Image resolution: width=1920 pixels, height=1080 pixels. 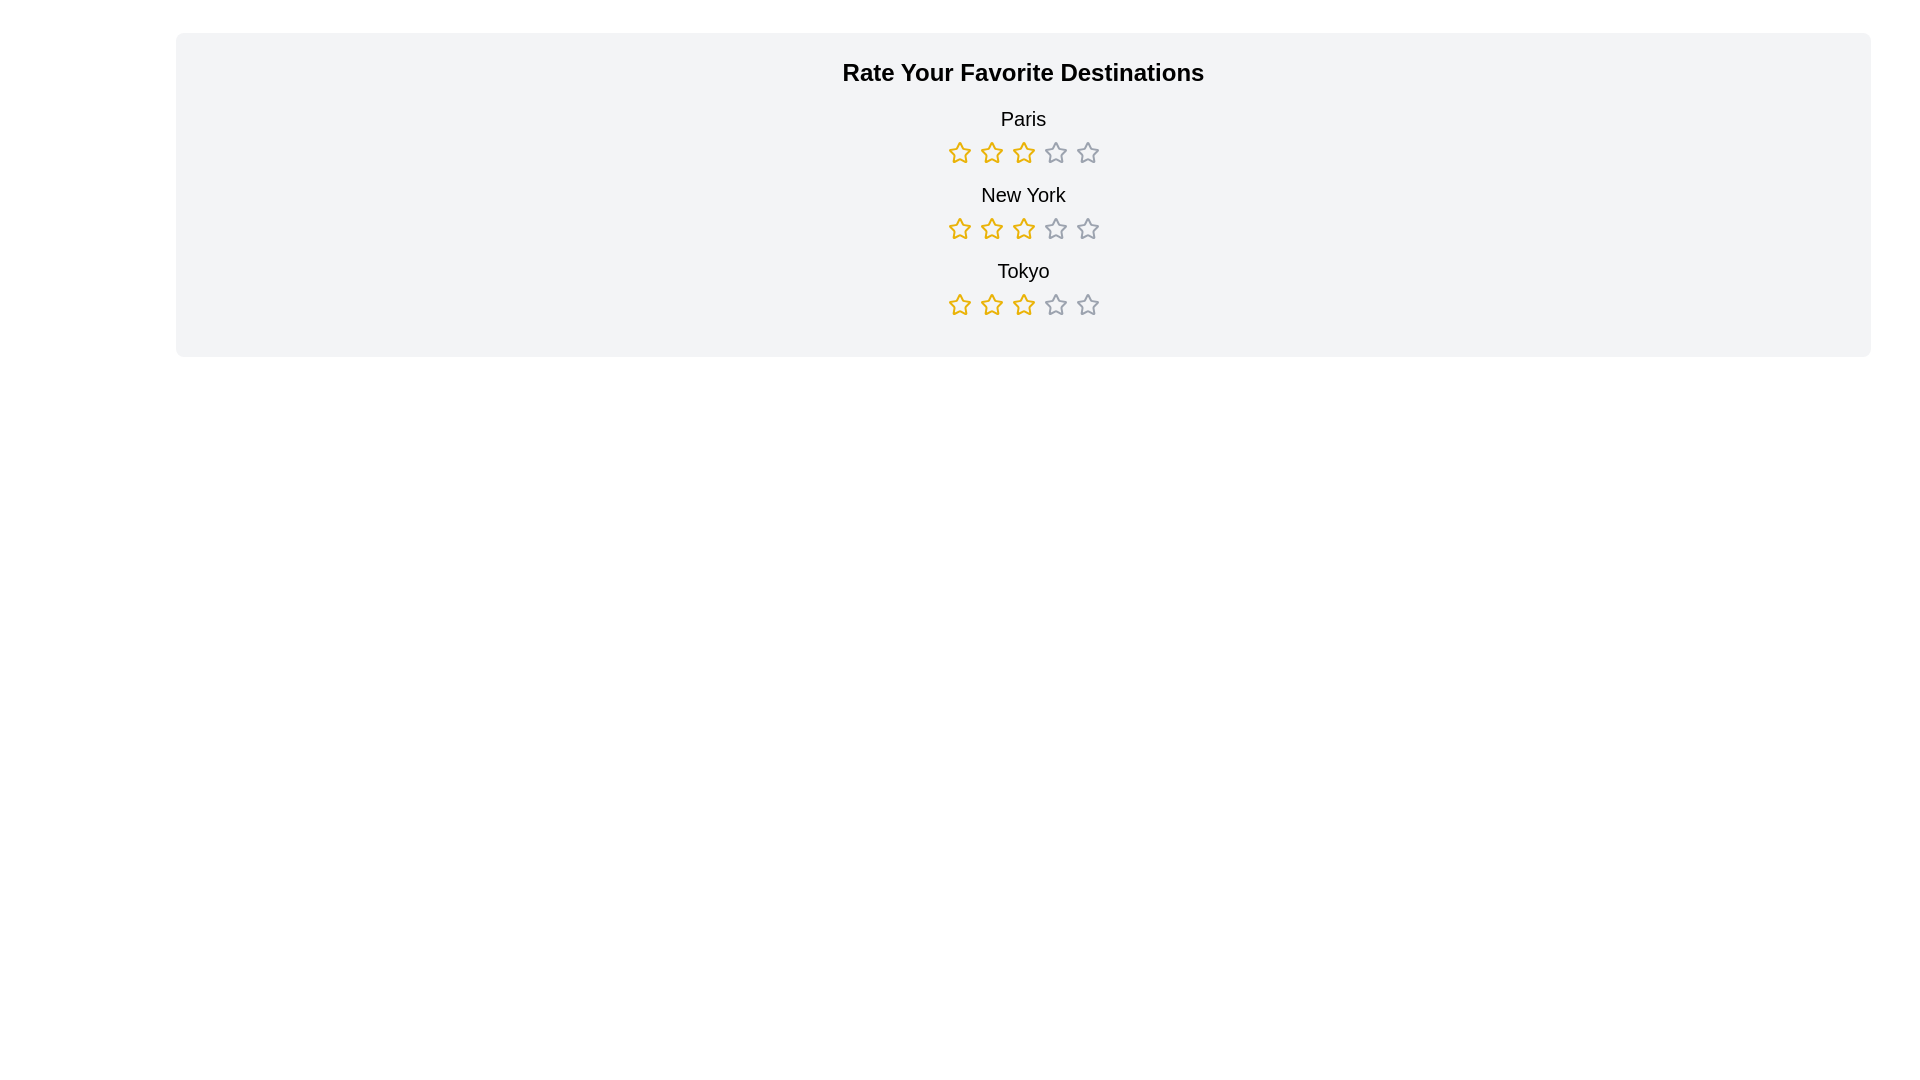 What do you see at coordinates (1023, 227) in the screenshot?
I see `the second yellow star icon in the 'Rate Your Favorite Destinations' interface` at bounding box center [1023, 227].